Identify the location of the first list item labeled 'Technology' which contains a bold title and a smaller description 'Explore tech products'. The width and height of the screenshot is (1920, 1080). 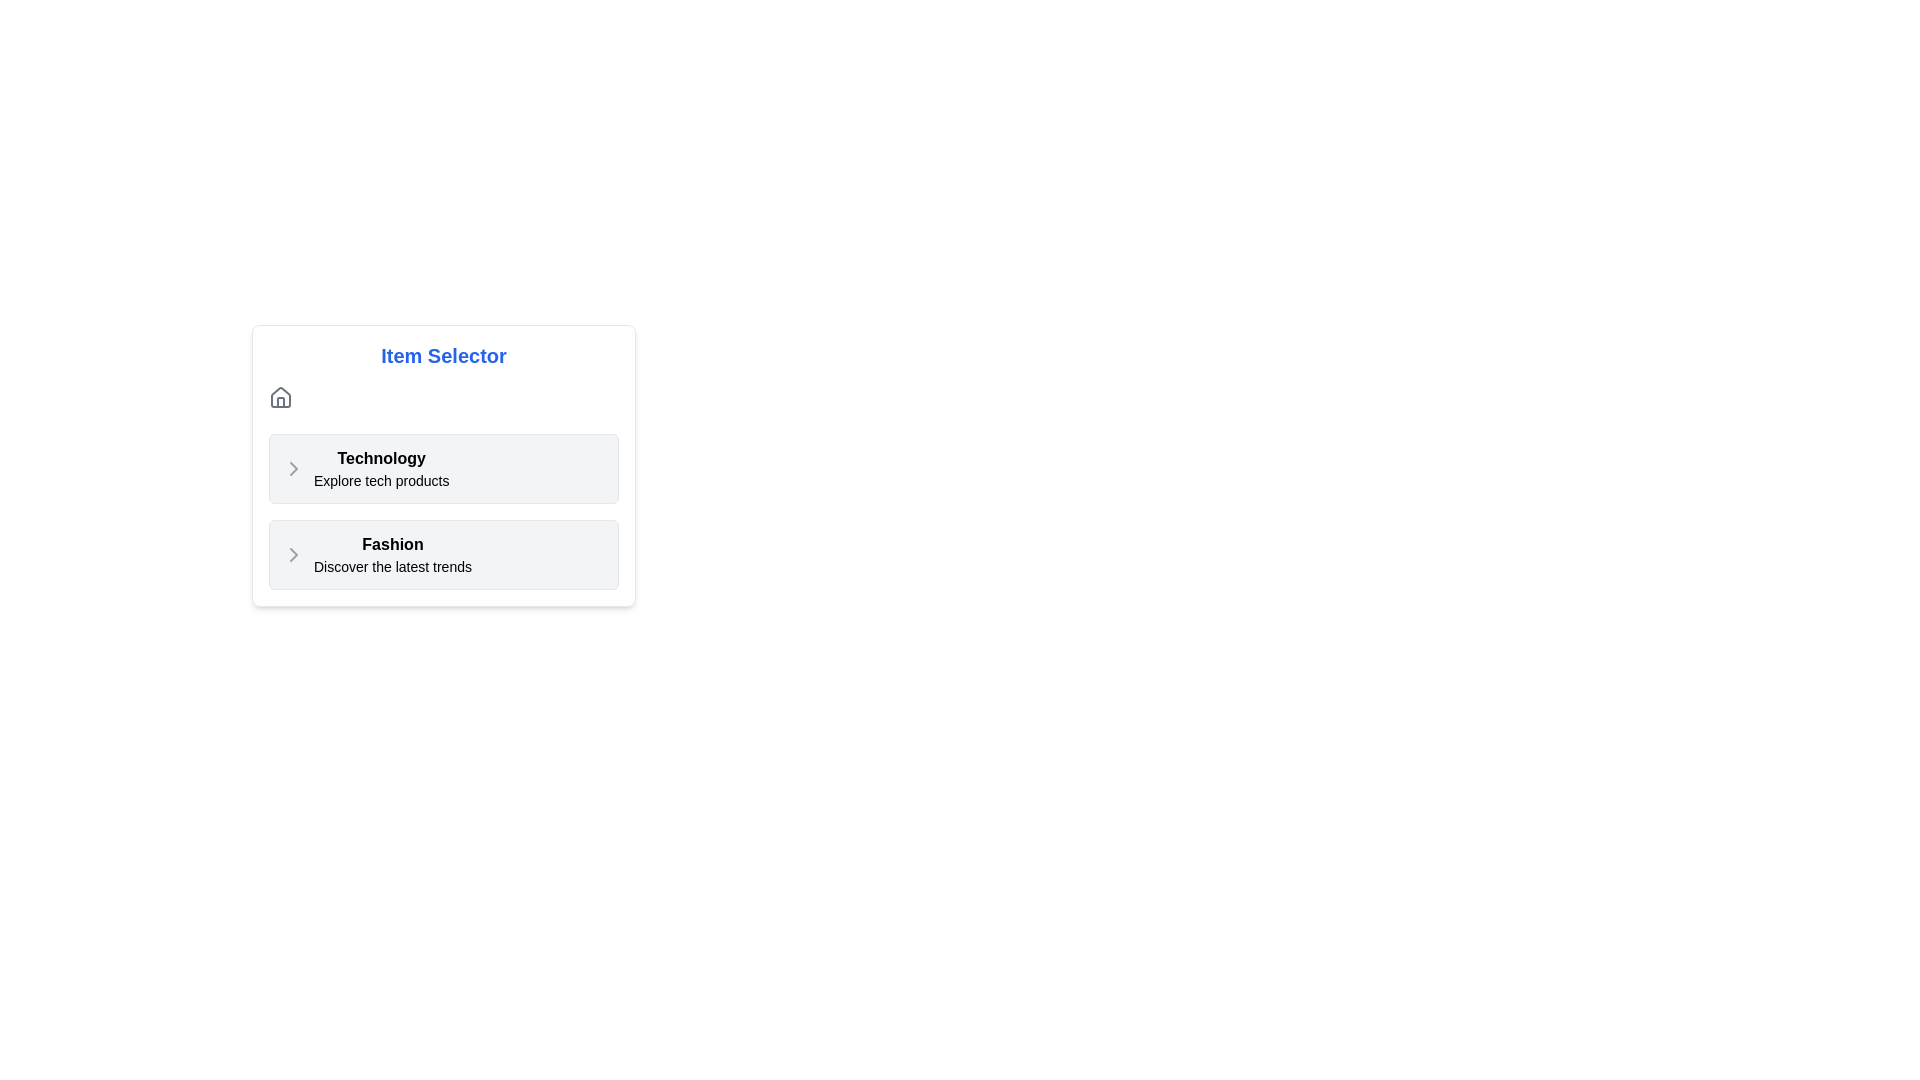
(443, 469).